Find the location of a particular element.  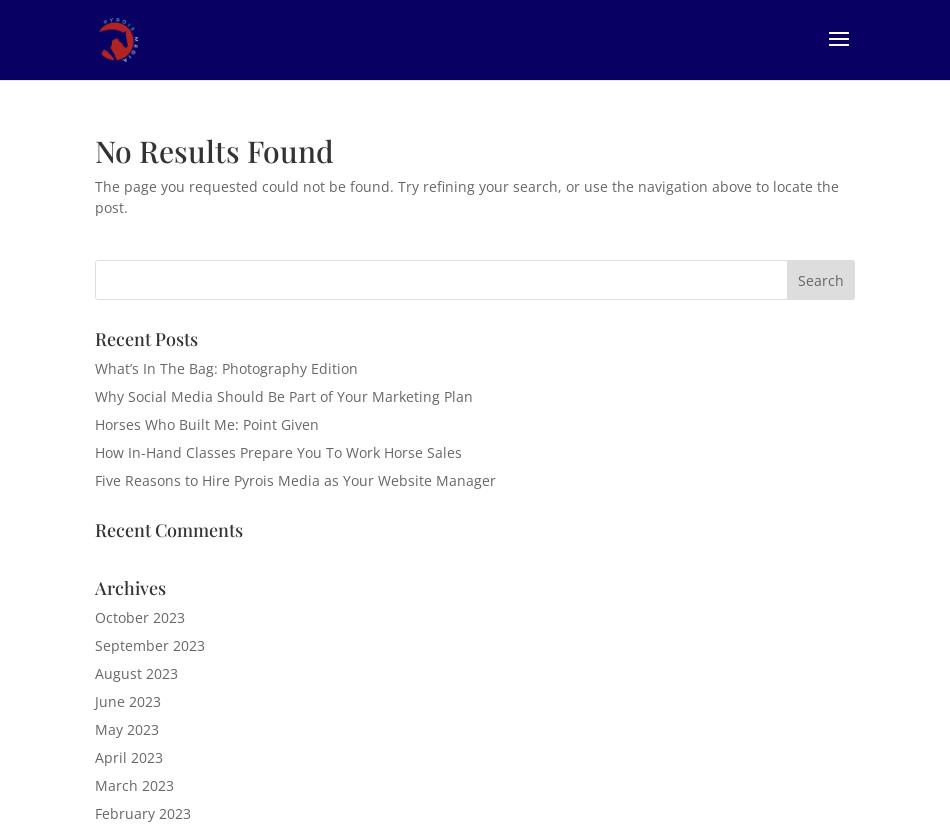

'June 2023' is located at coordinates (127, 700).